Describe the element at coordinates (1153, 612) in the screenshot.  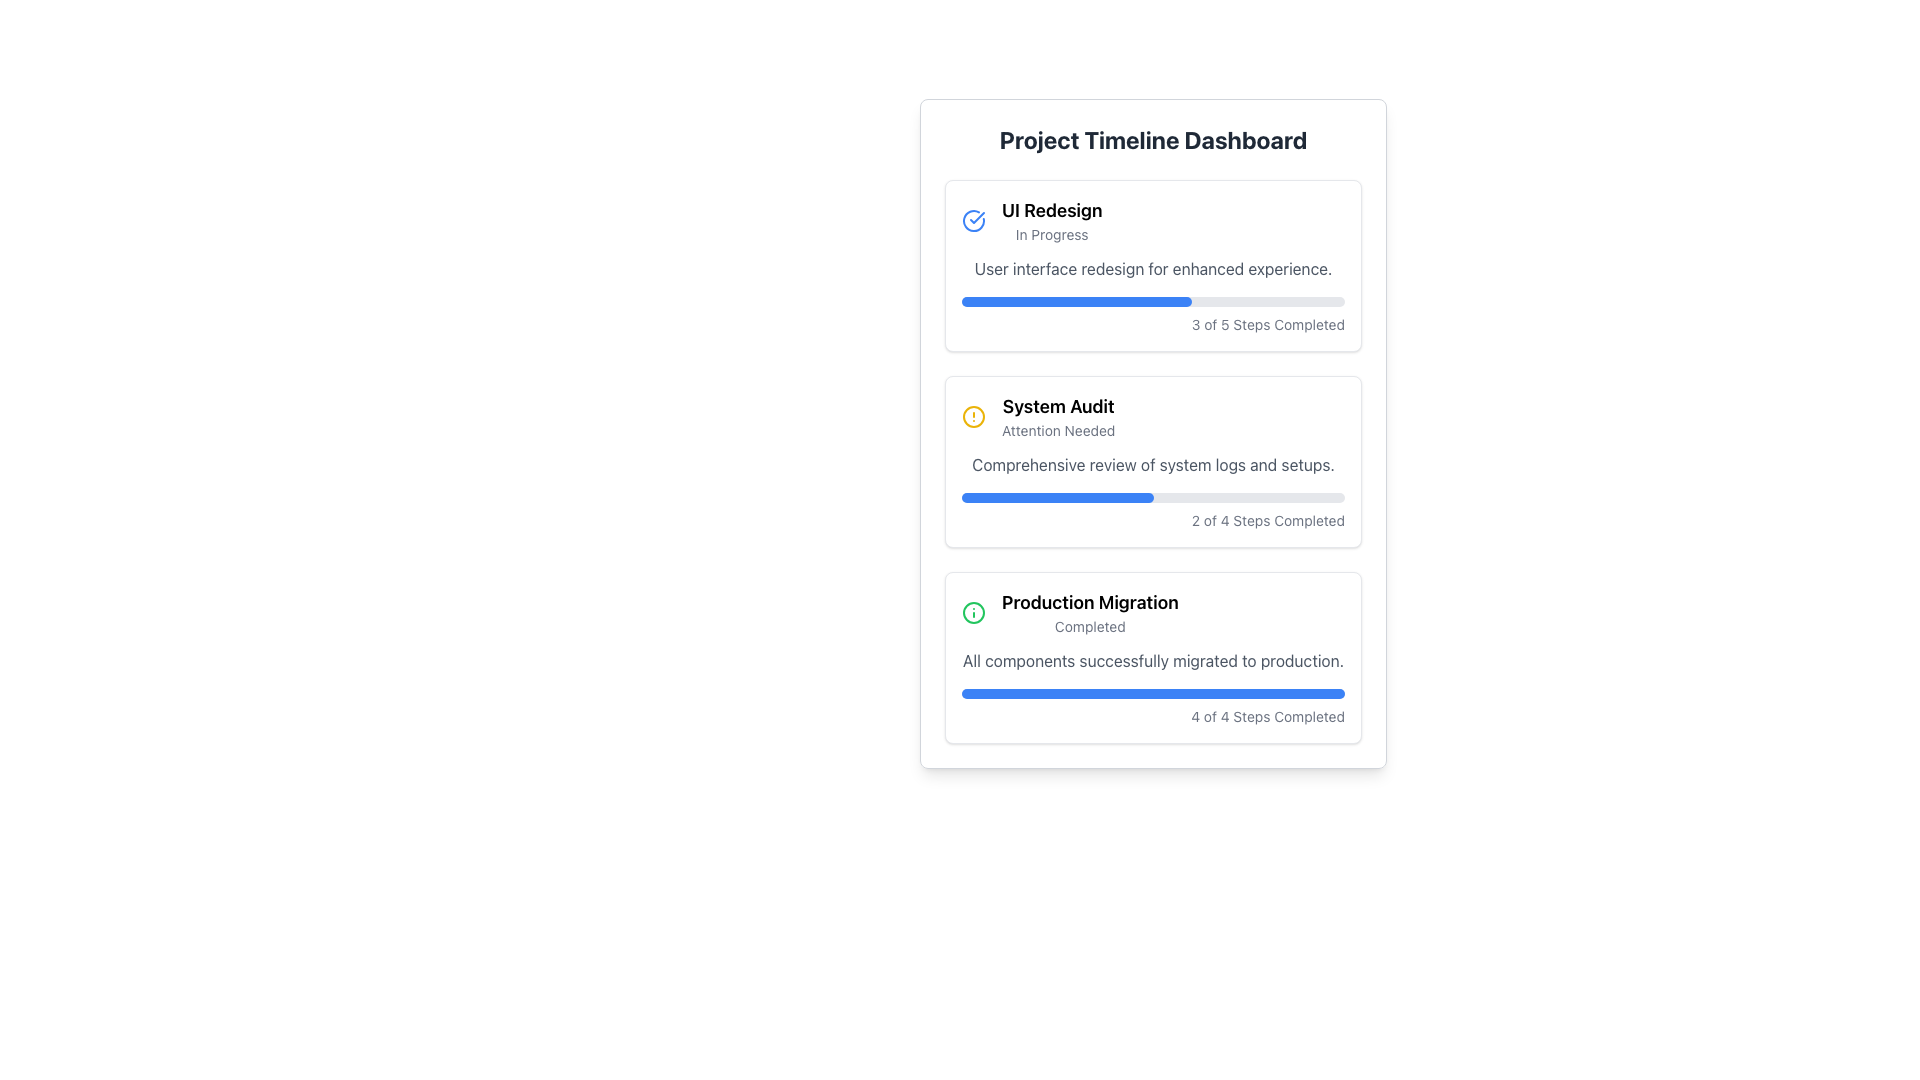
I see `the icon of the Composite element titled 'Production Migration'` at that location.